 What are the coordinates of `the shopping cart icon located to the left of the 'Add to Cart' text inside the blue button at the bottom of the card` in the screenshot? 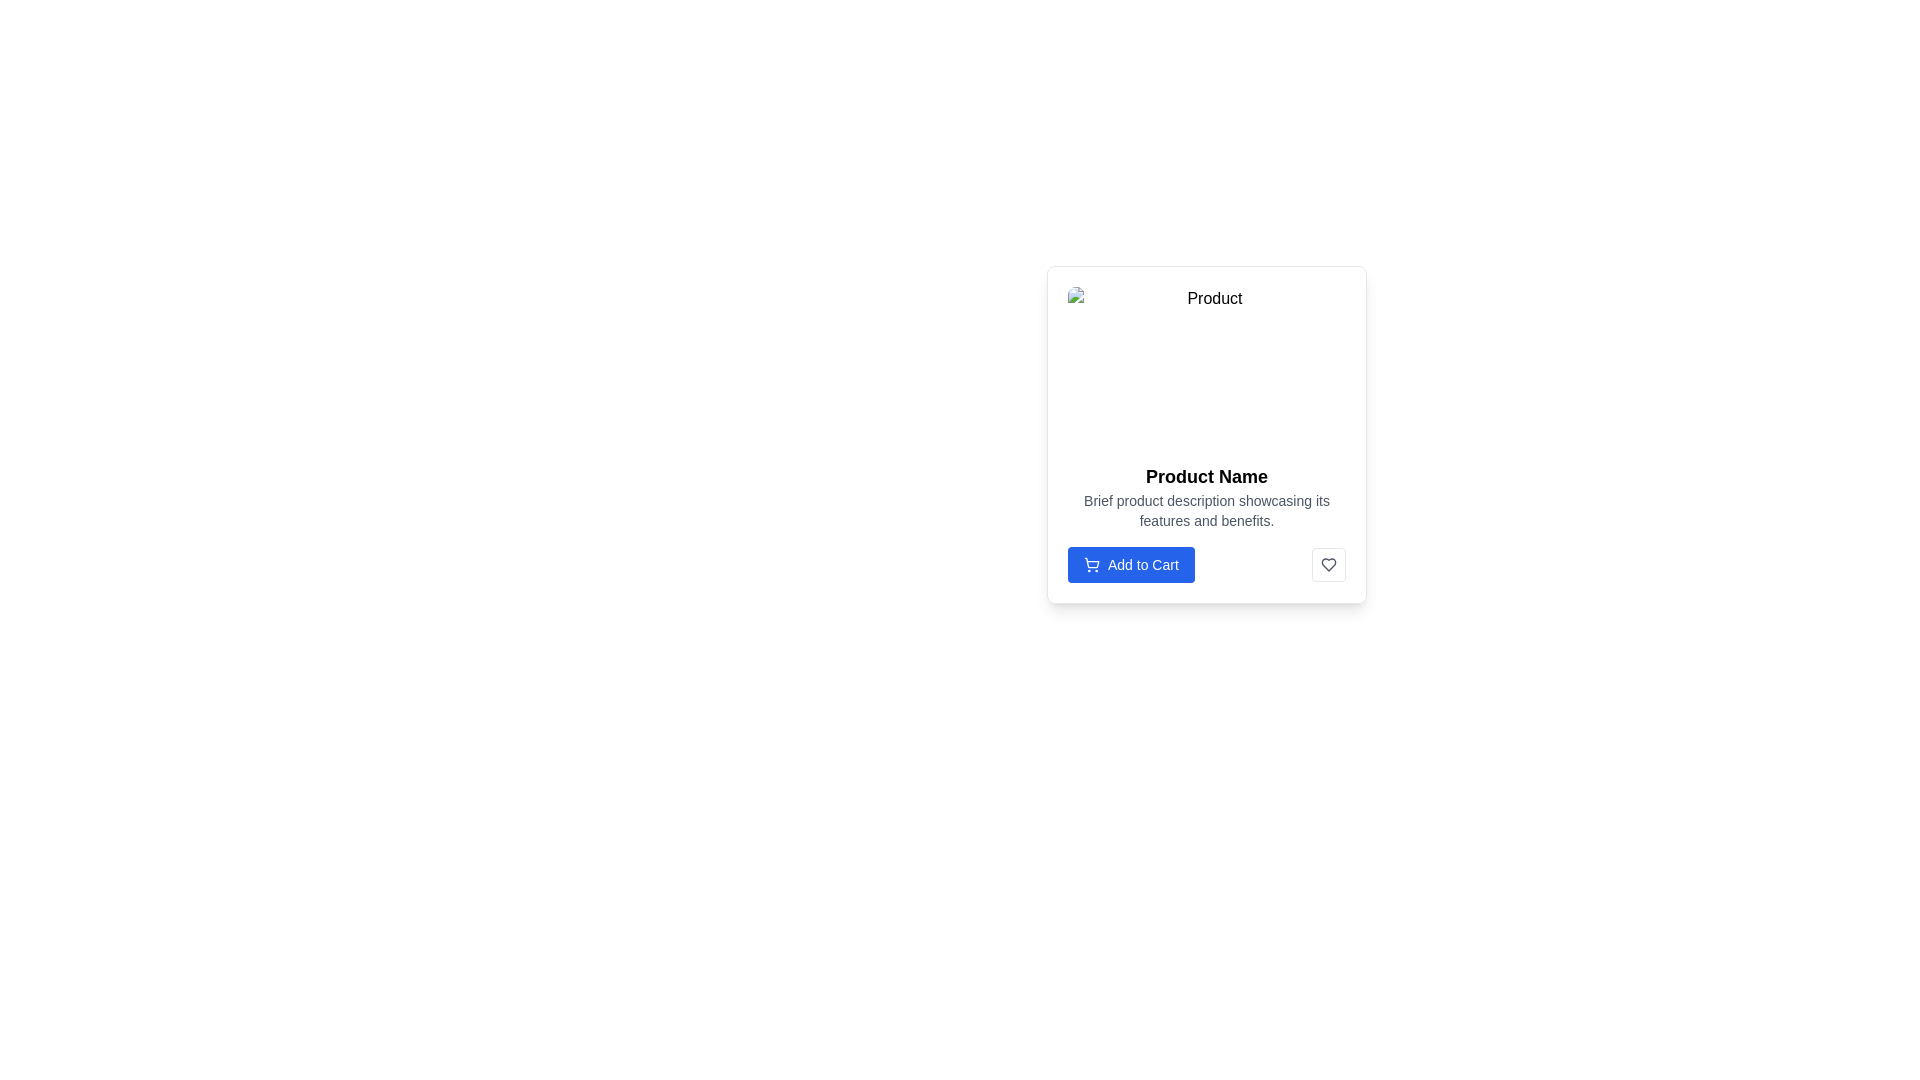 It's located at (1090, 564).